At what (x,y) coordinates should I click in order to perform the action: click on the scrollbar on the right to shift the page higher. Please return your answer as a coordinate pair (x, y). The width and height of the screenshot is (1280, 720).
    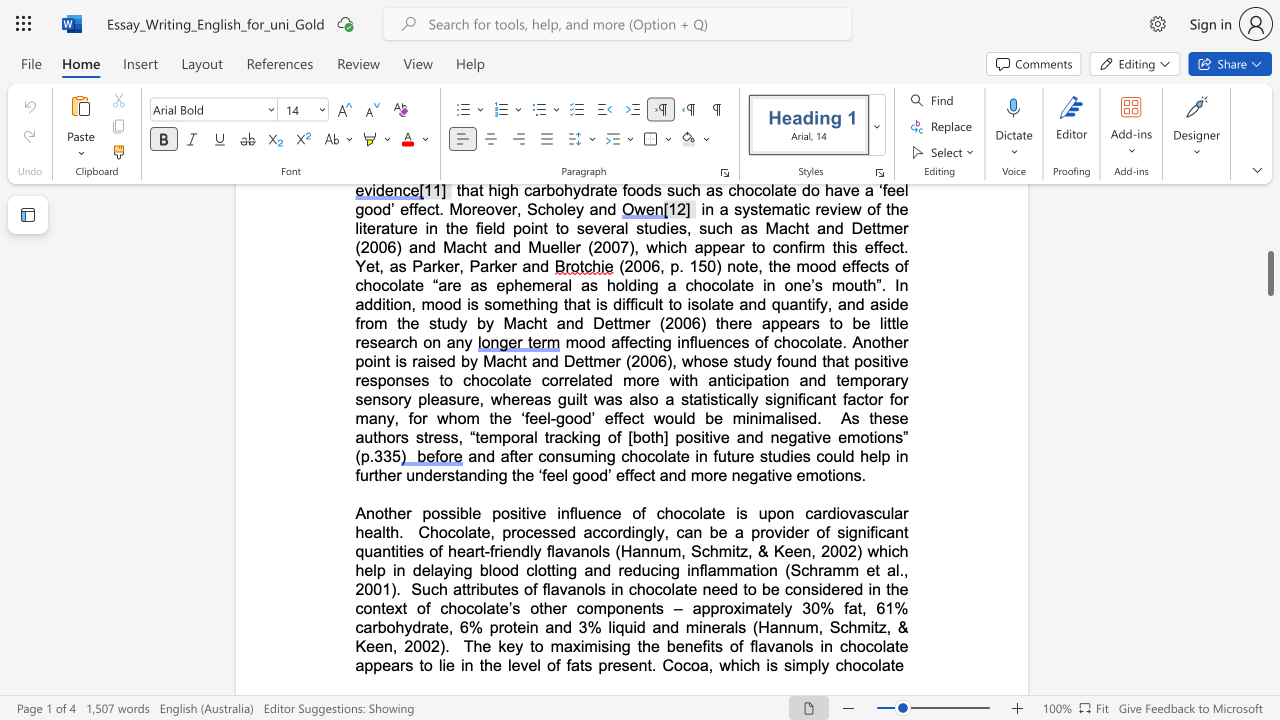
    Looking at the image, I should click on (1269, 280).